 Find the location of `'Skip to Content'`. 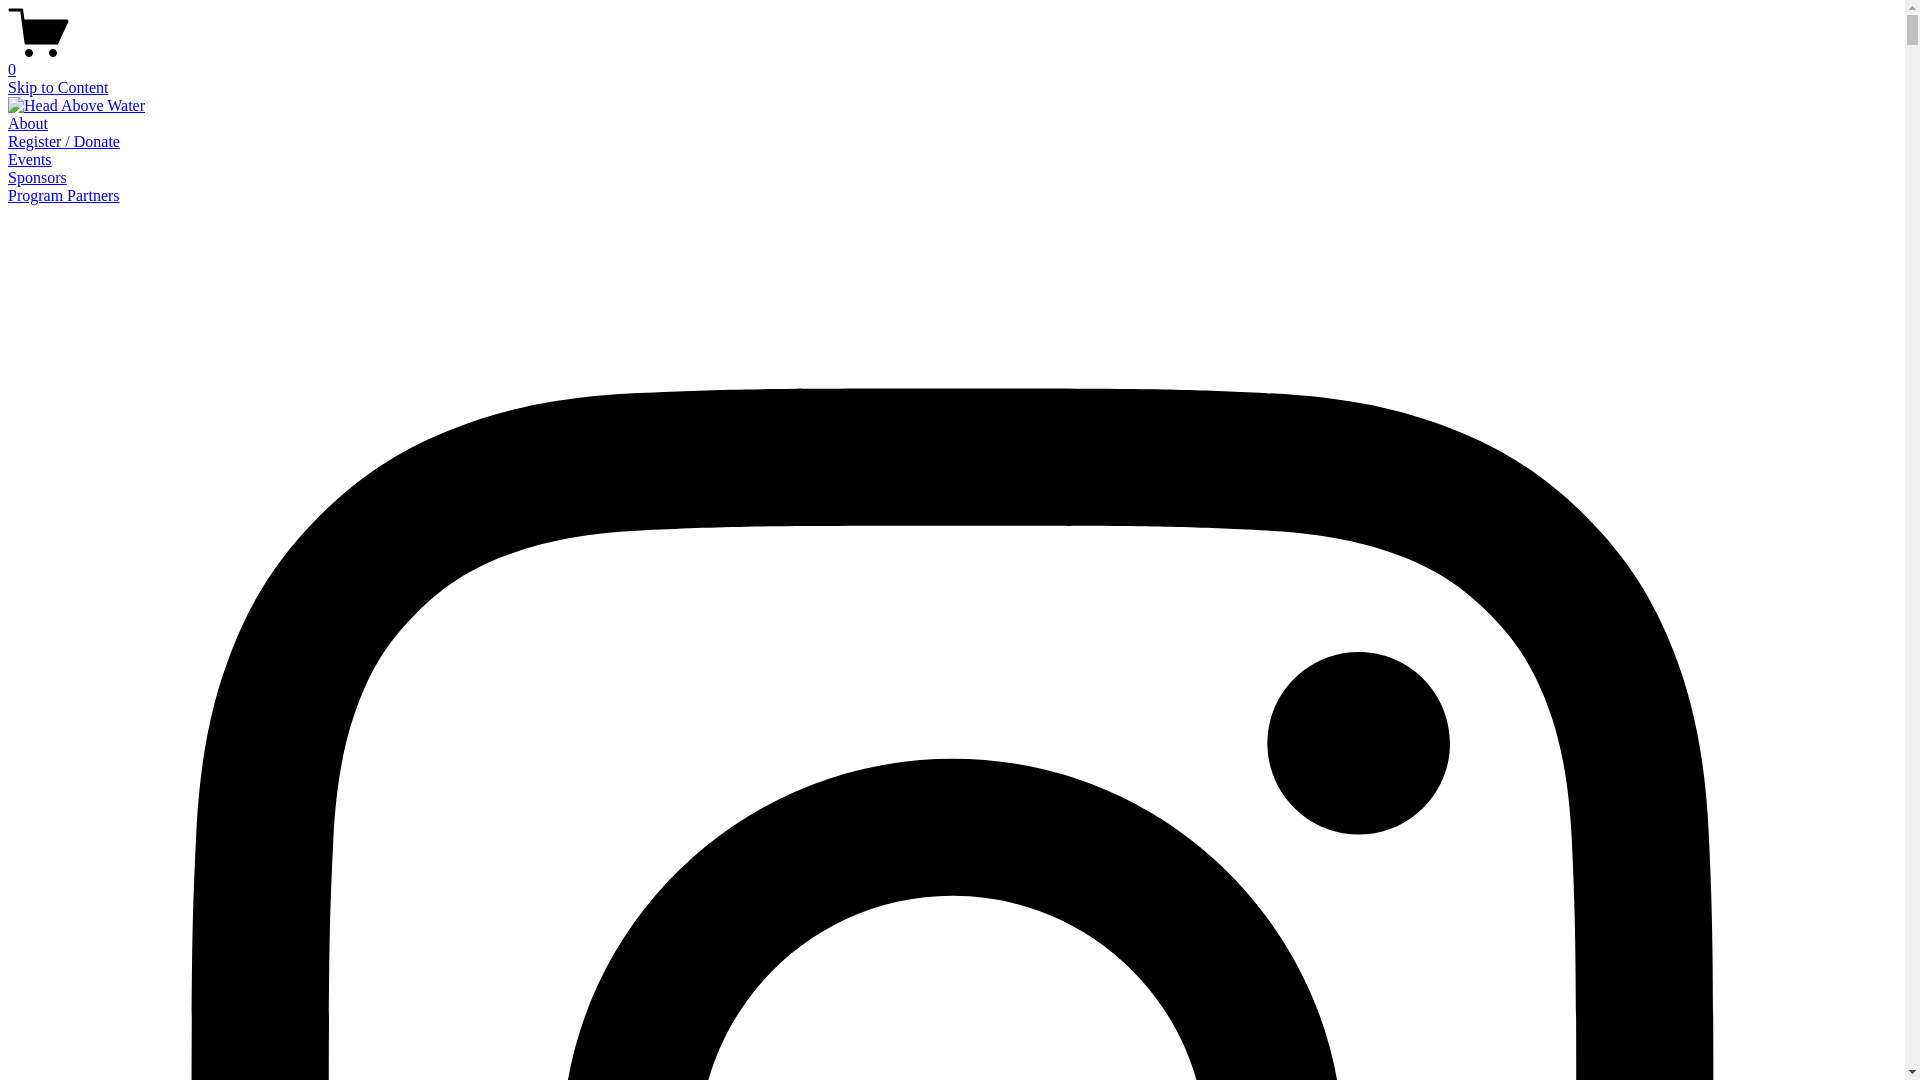

'Skip to Content' is located at coordinates (57, 86).